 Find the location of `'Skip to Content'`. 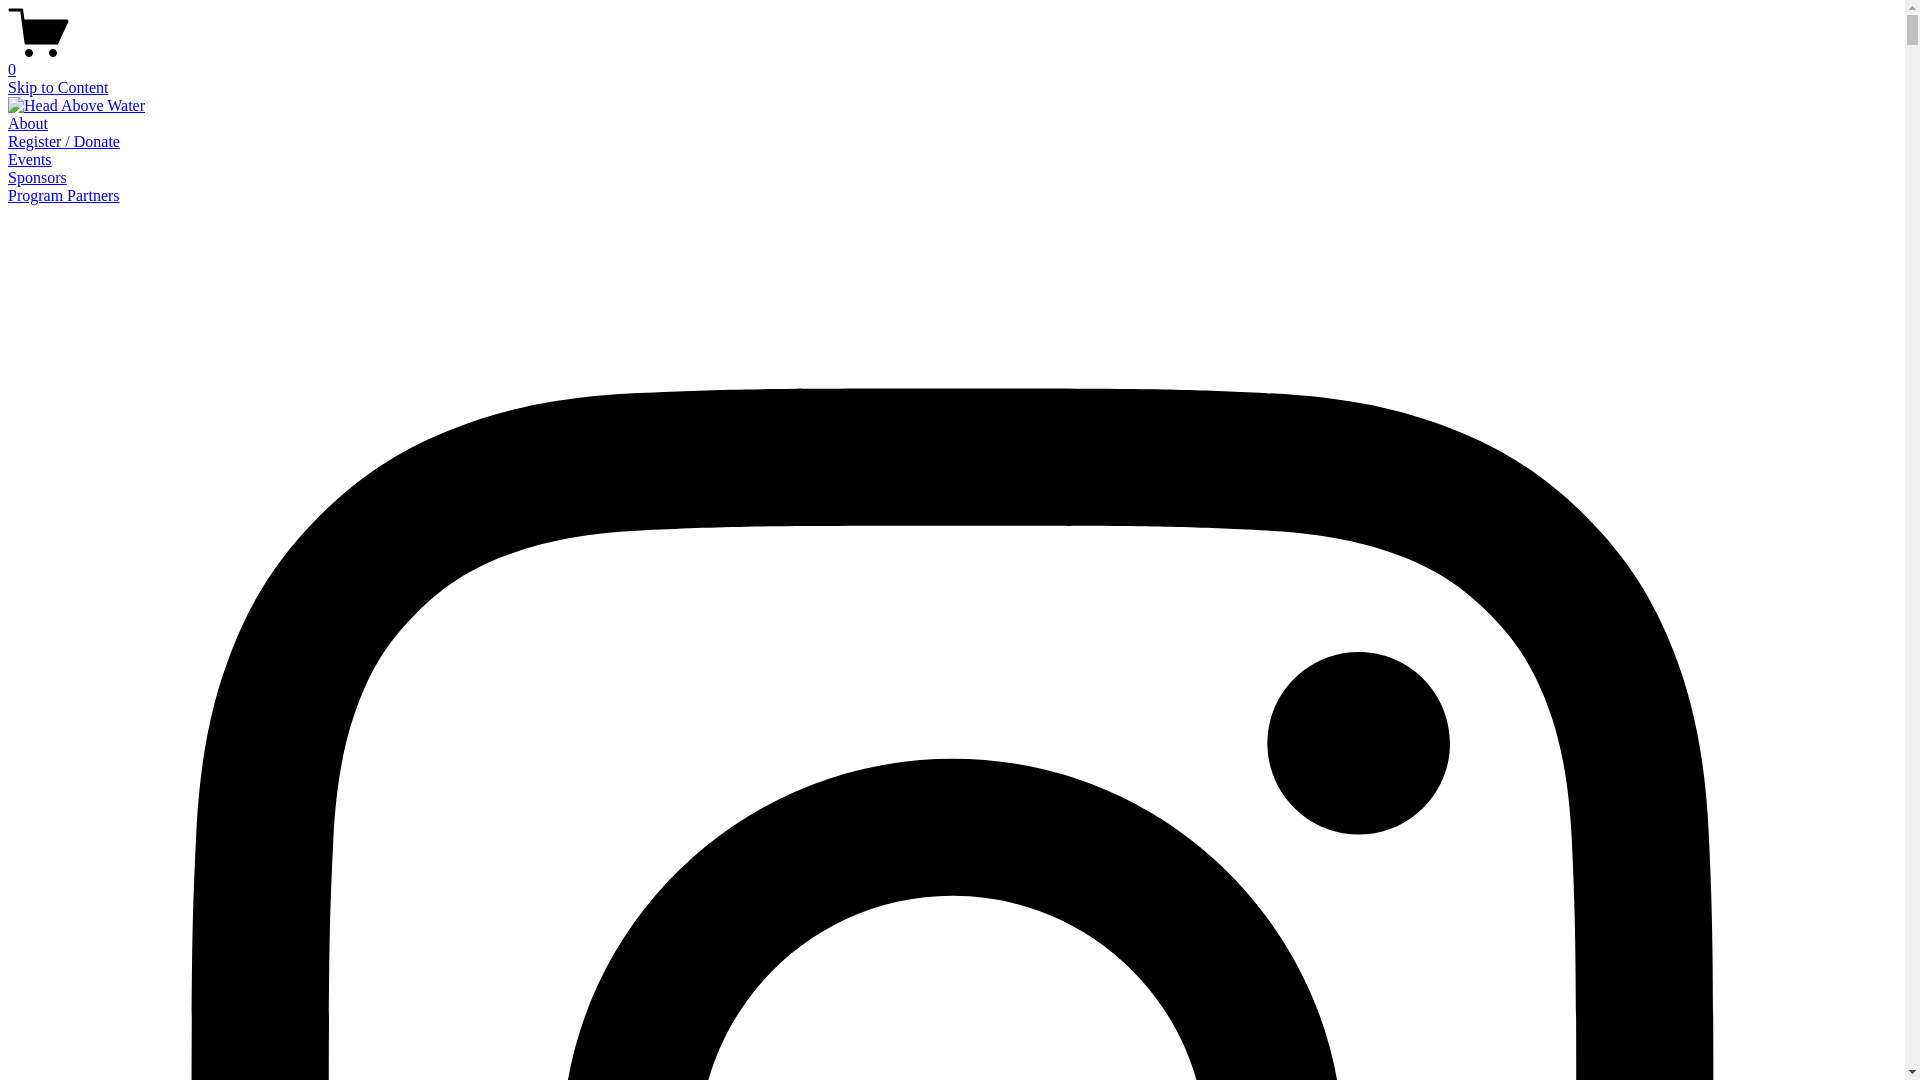

'Skip to Content' is located at coordinates (57, 86).